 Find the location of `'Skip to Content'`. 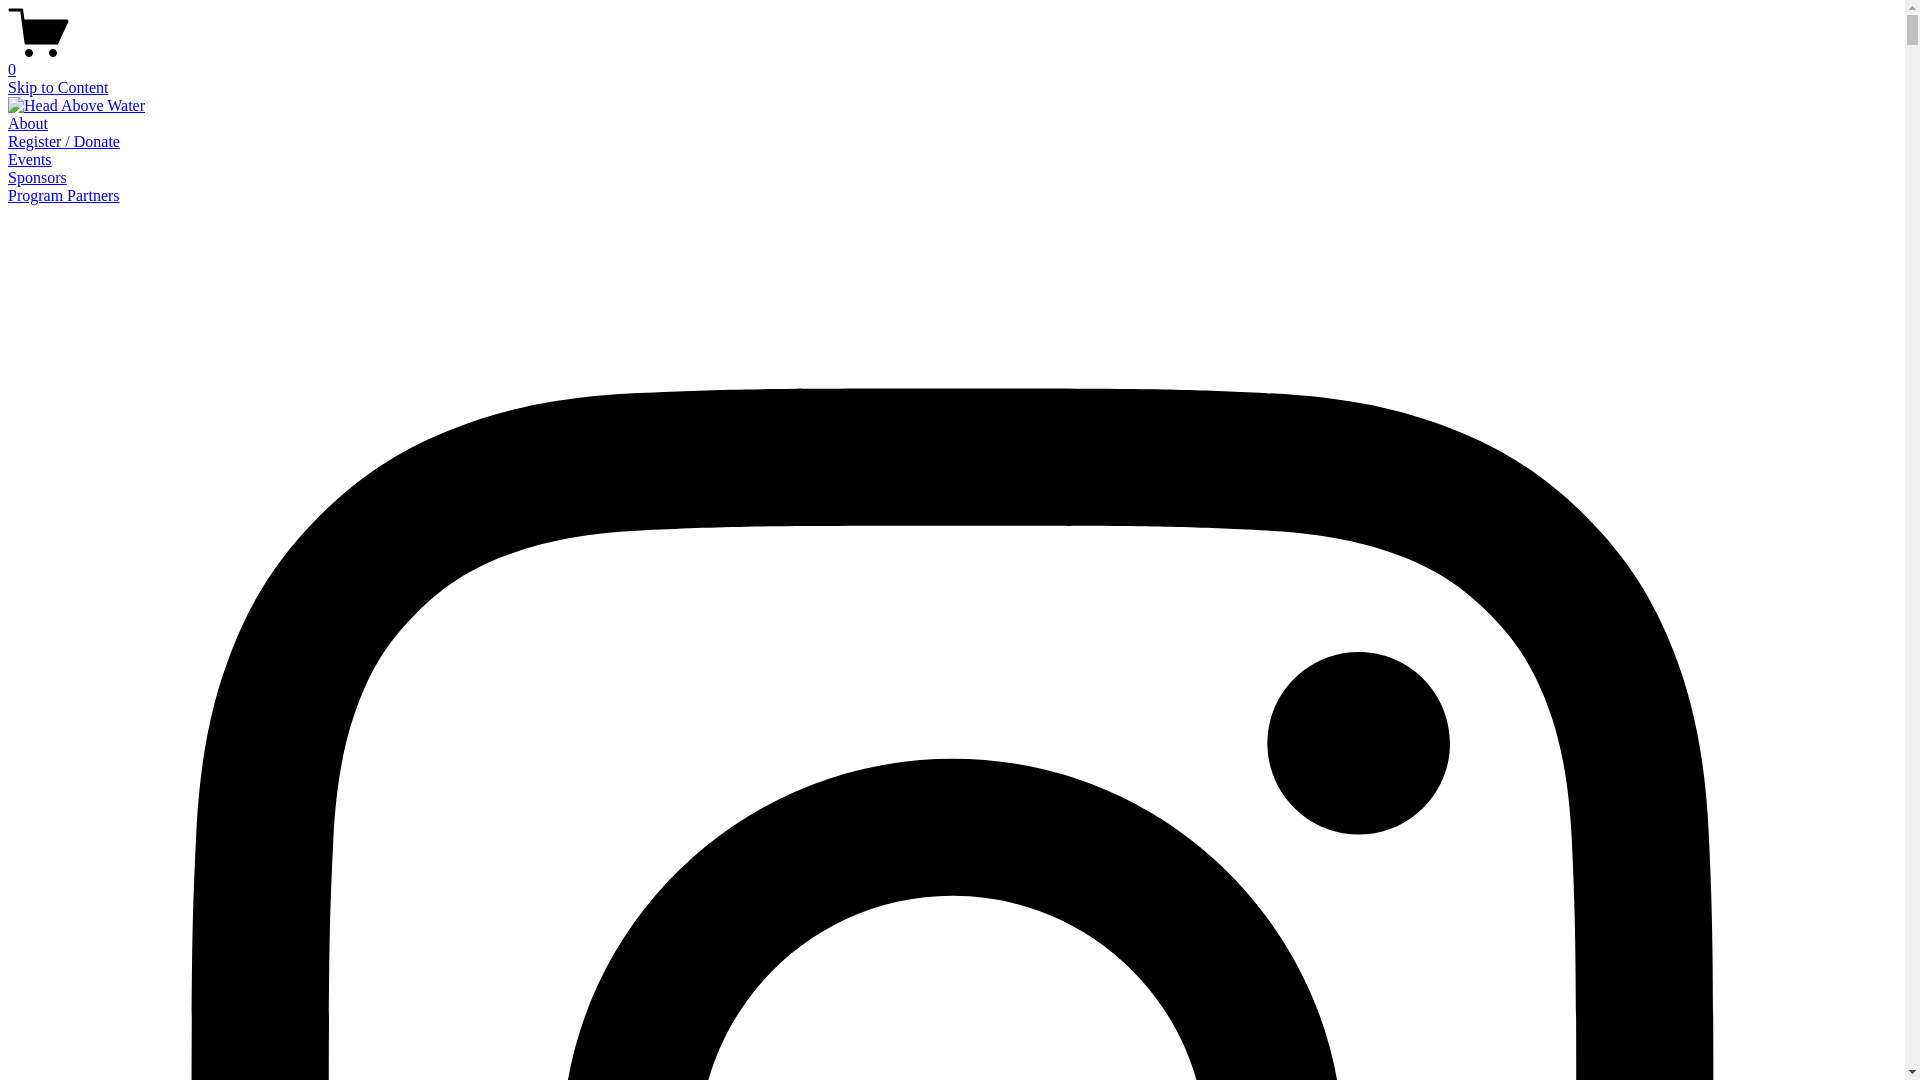

'Skip to Content' is located at coordinates (57, 86).